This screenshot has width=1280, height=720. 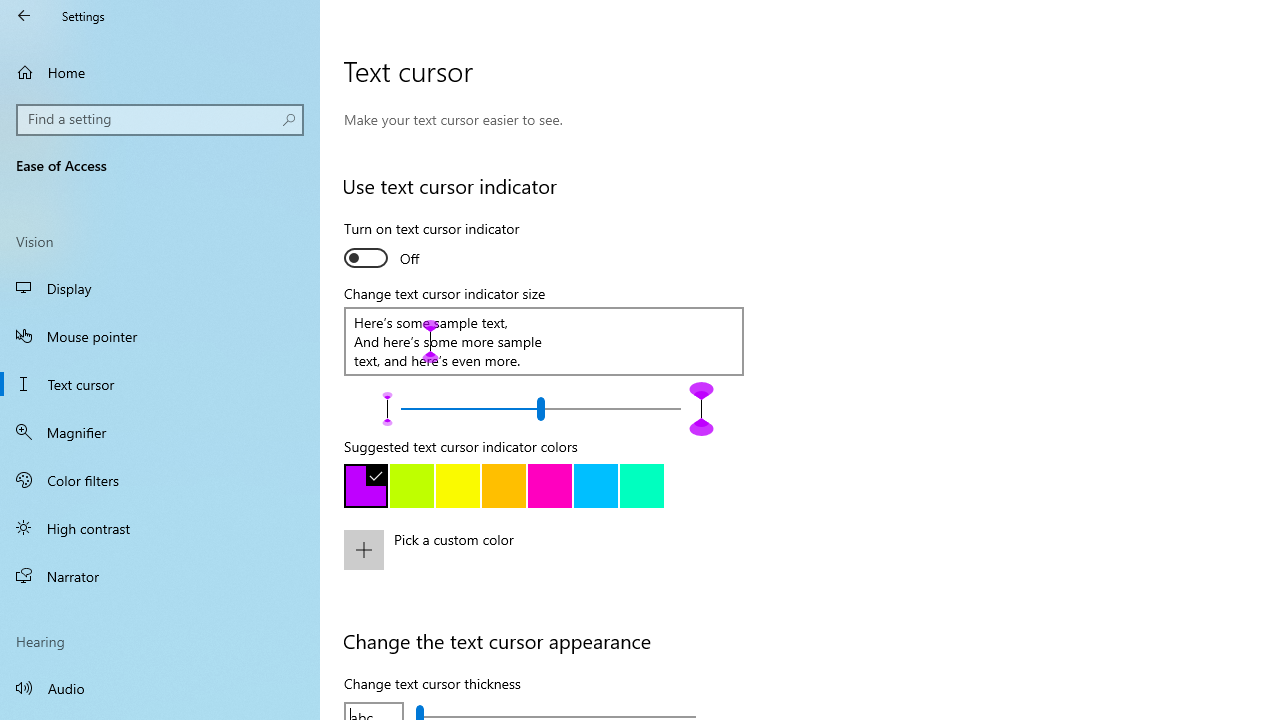 What do you see at coordinates (366, 486) in the screenshot?
I see `'Purple'` at bounding box center [366, 486].